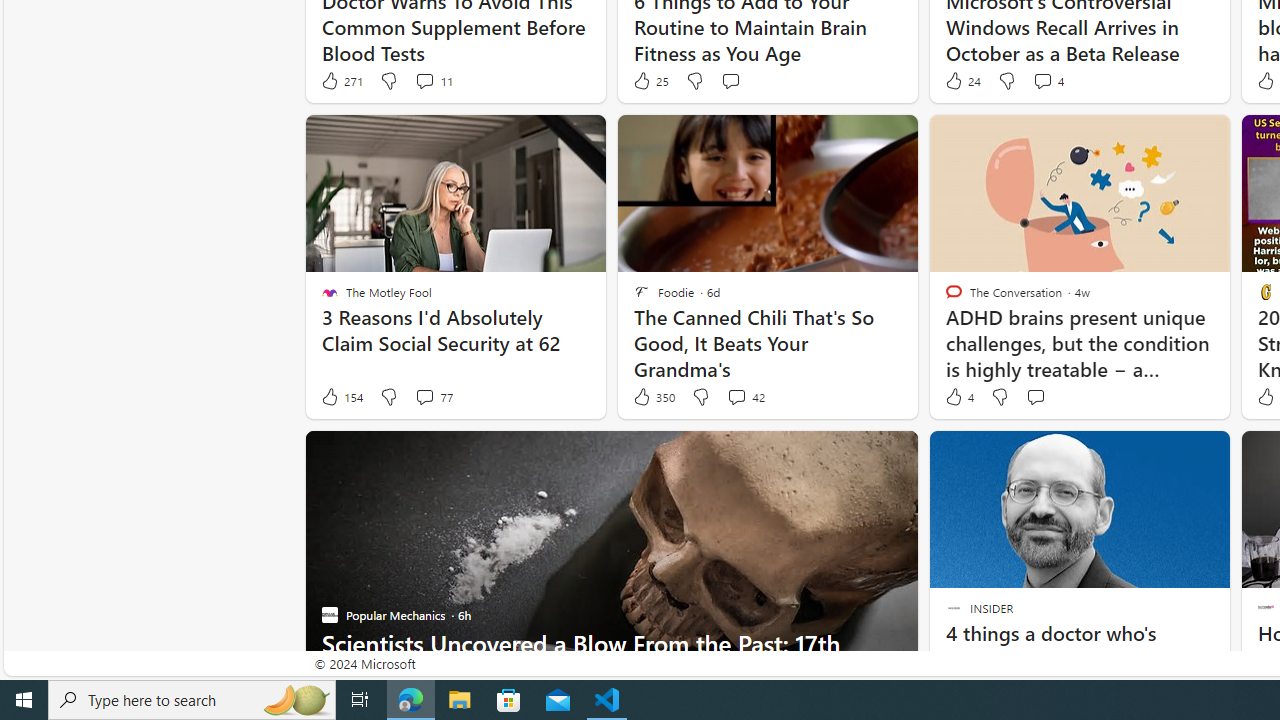  What do you see at coordinates (432, 80) in the screenshot?
I see `'View comments 11 Comment'` at bounding box center [432, 80].